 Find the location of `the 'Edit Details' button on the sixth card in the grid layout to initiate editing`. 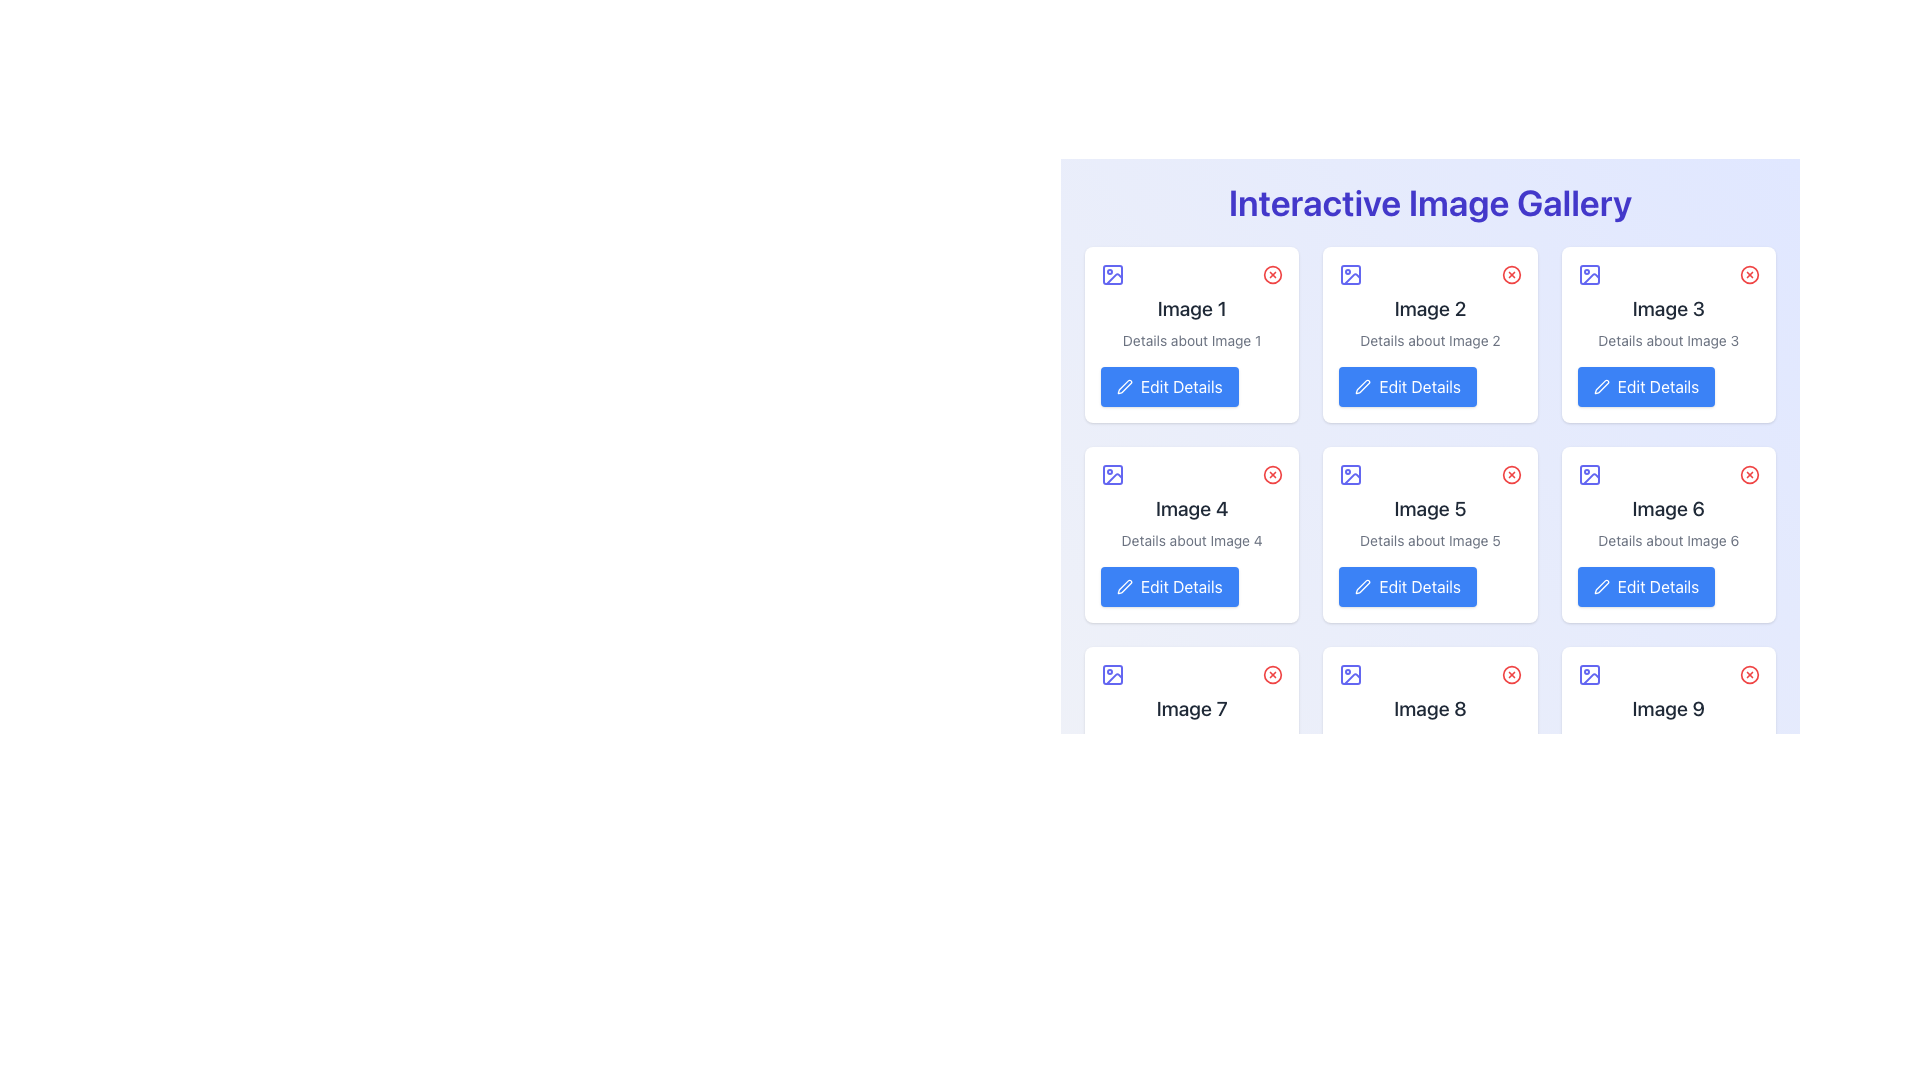

the 'Edit Details' button on the sixth card in the grid layout to initiate editing is located at coordinates (1668, 534).